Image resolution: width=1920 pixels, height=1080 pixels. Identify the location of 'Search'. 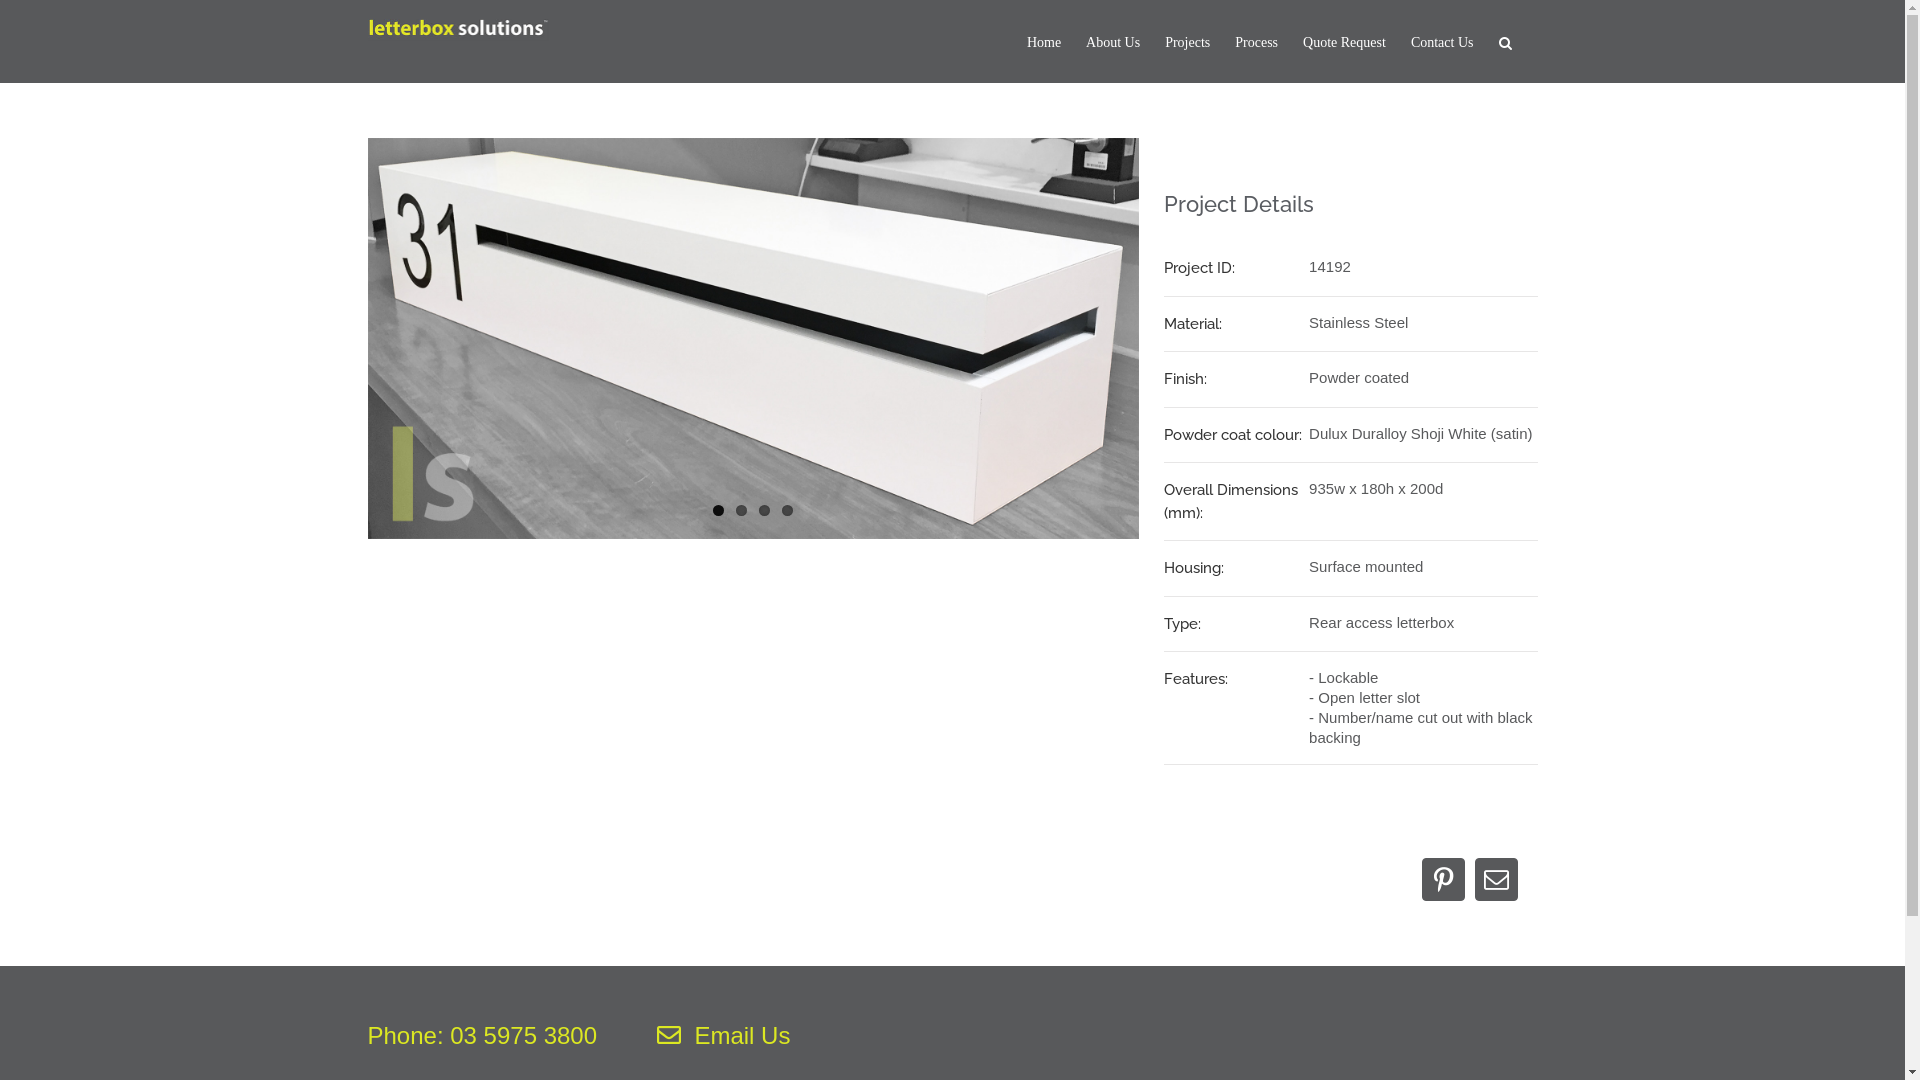
(1505, 41).